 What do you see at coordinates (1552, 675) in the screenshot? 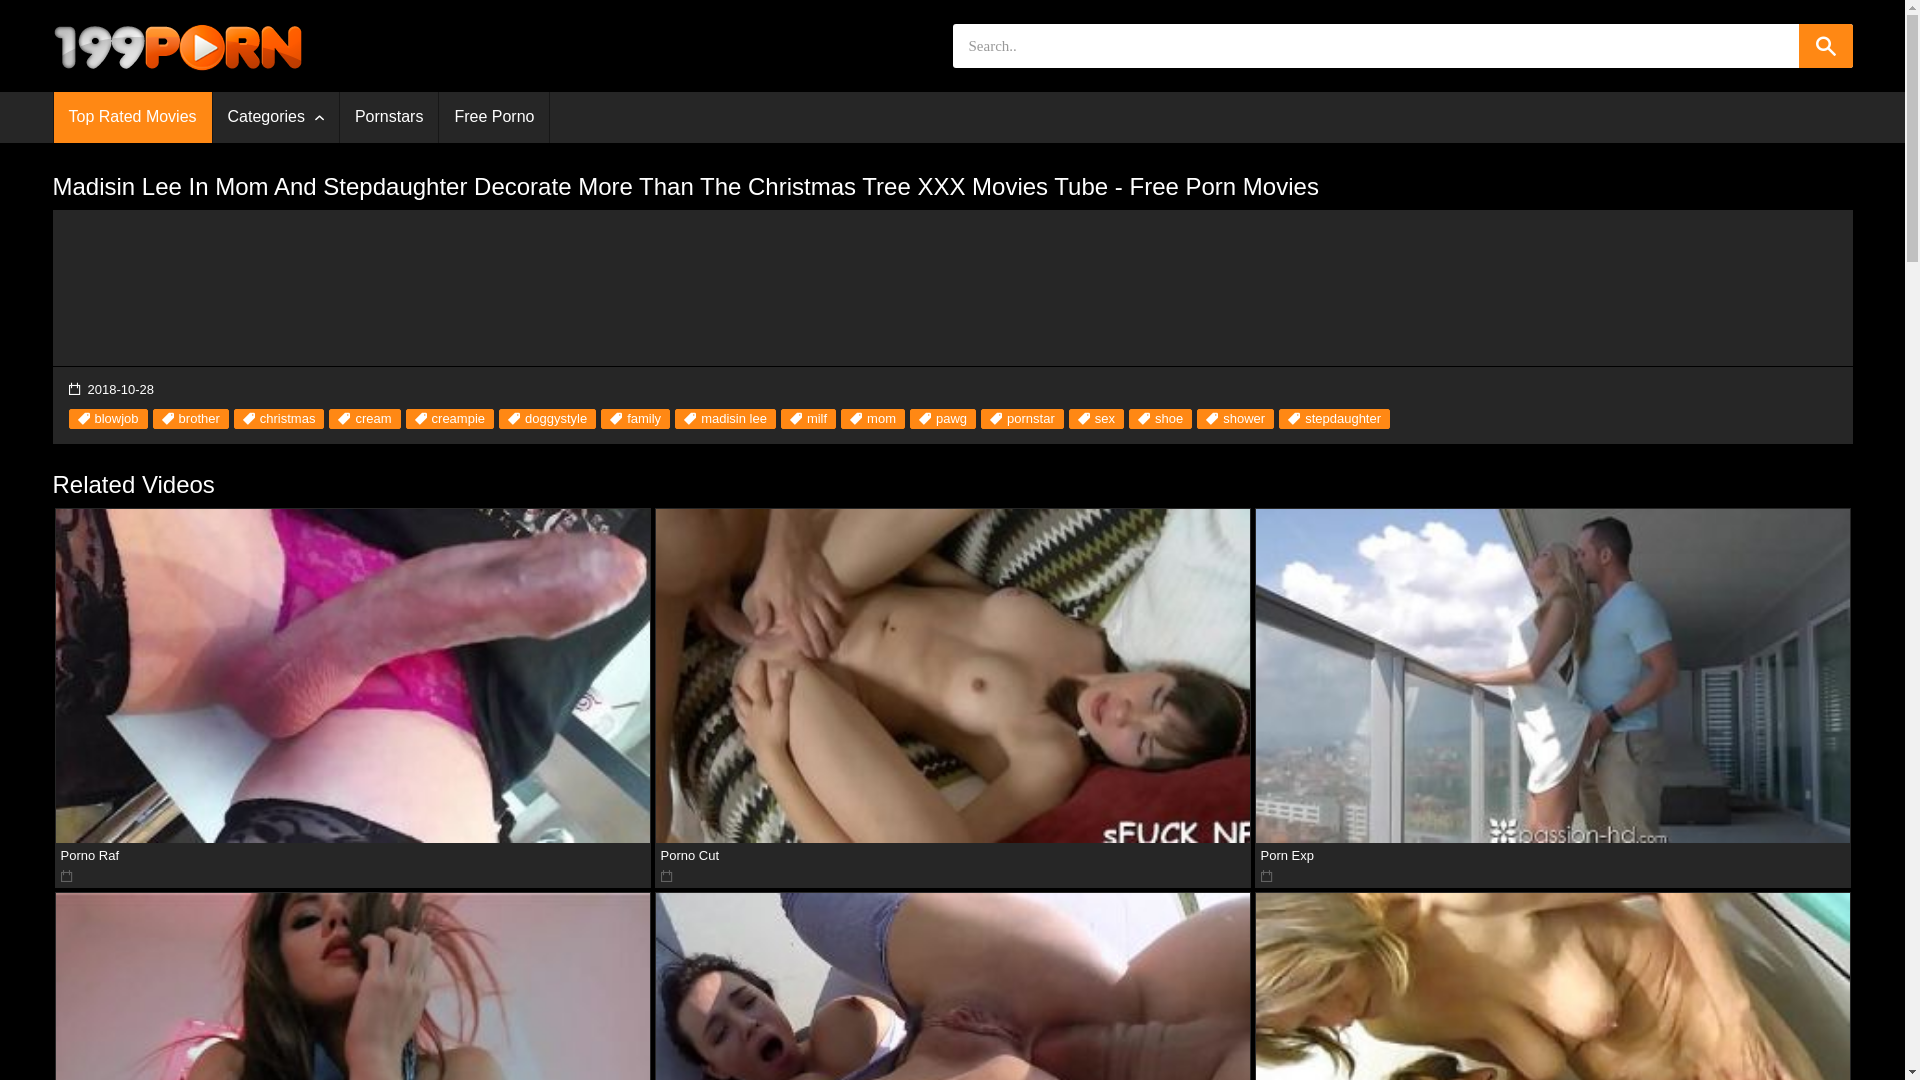
I see `'Porn Exp'` at bounding box center [1552, 675].